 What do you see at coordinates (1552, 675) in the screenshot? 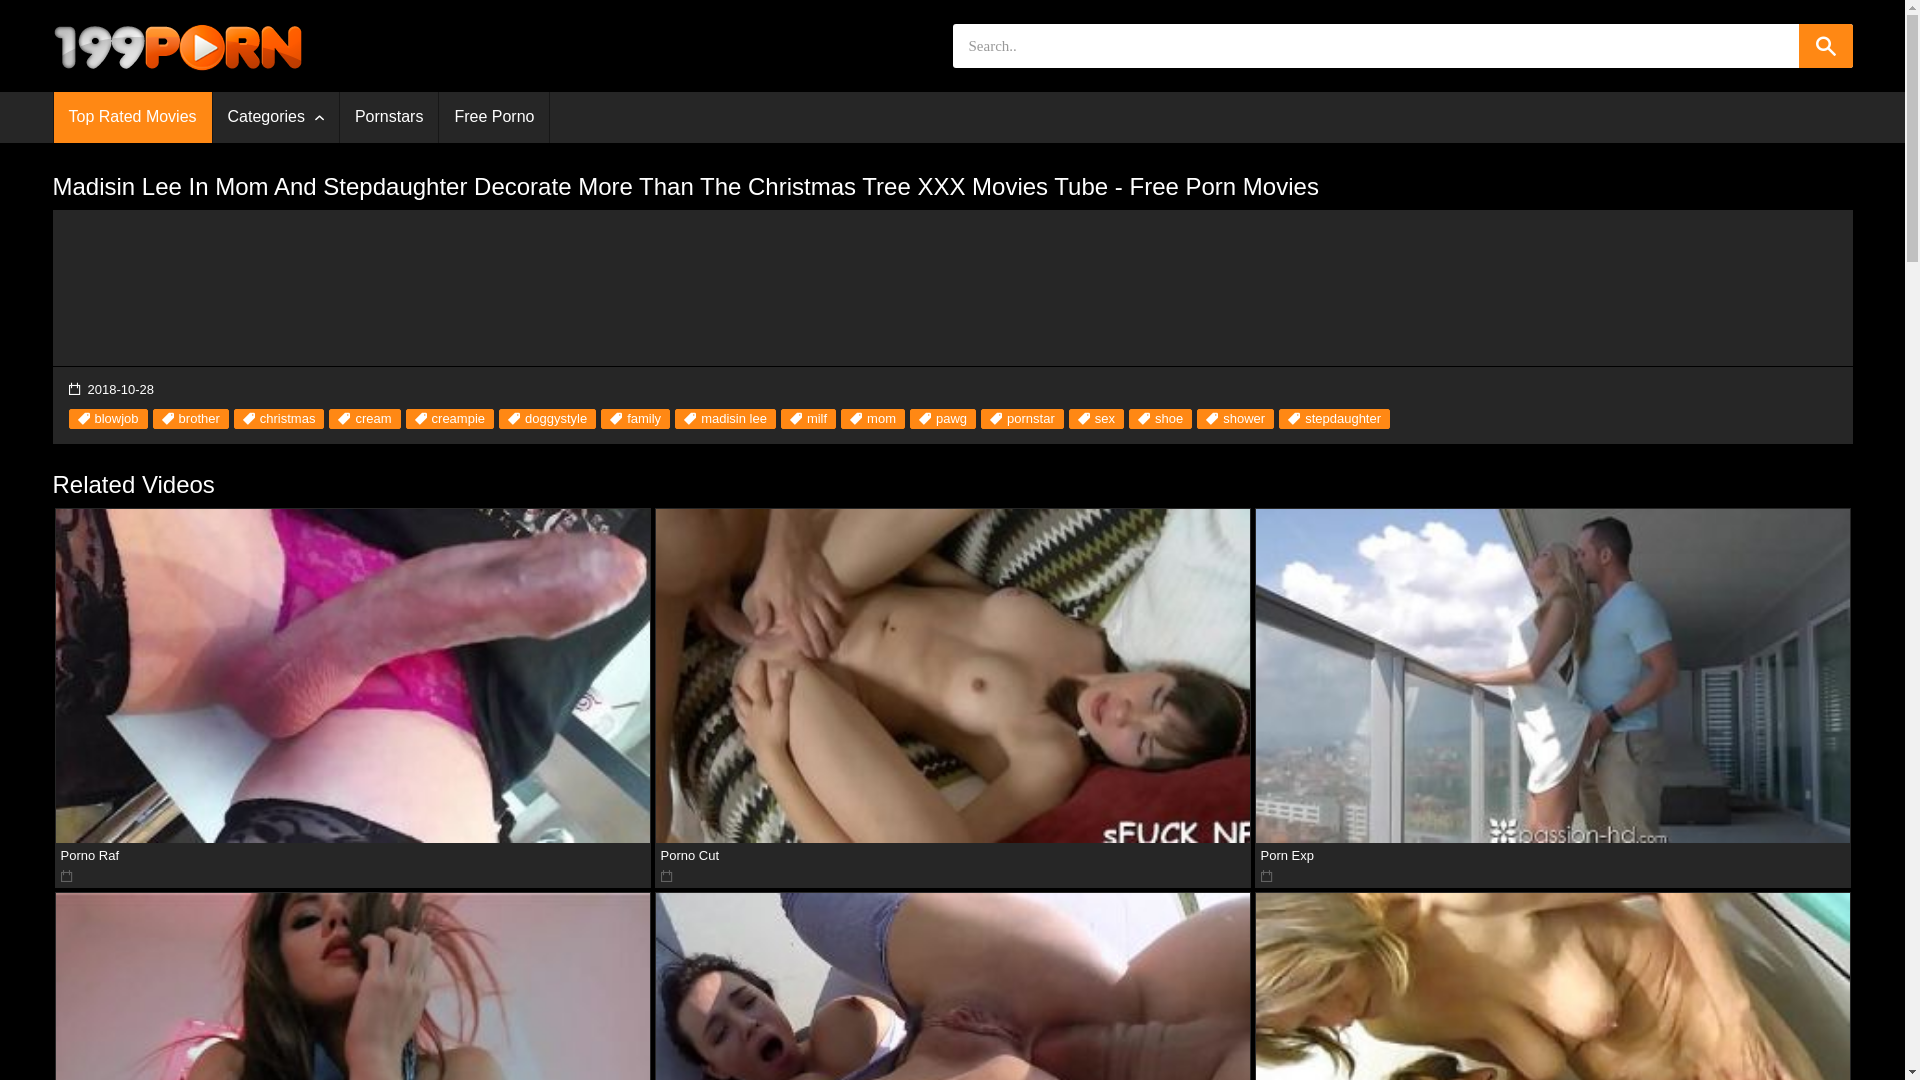
I see `'Porn Exp'` at bounding box center [1552, 675].